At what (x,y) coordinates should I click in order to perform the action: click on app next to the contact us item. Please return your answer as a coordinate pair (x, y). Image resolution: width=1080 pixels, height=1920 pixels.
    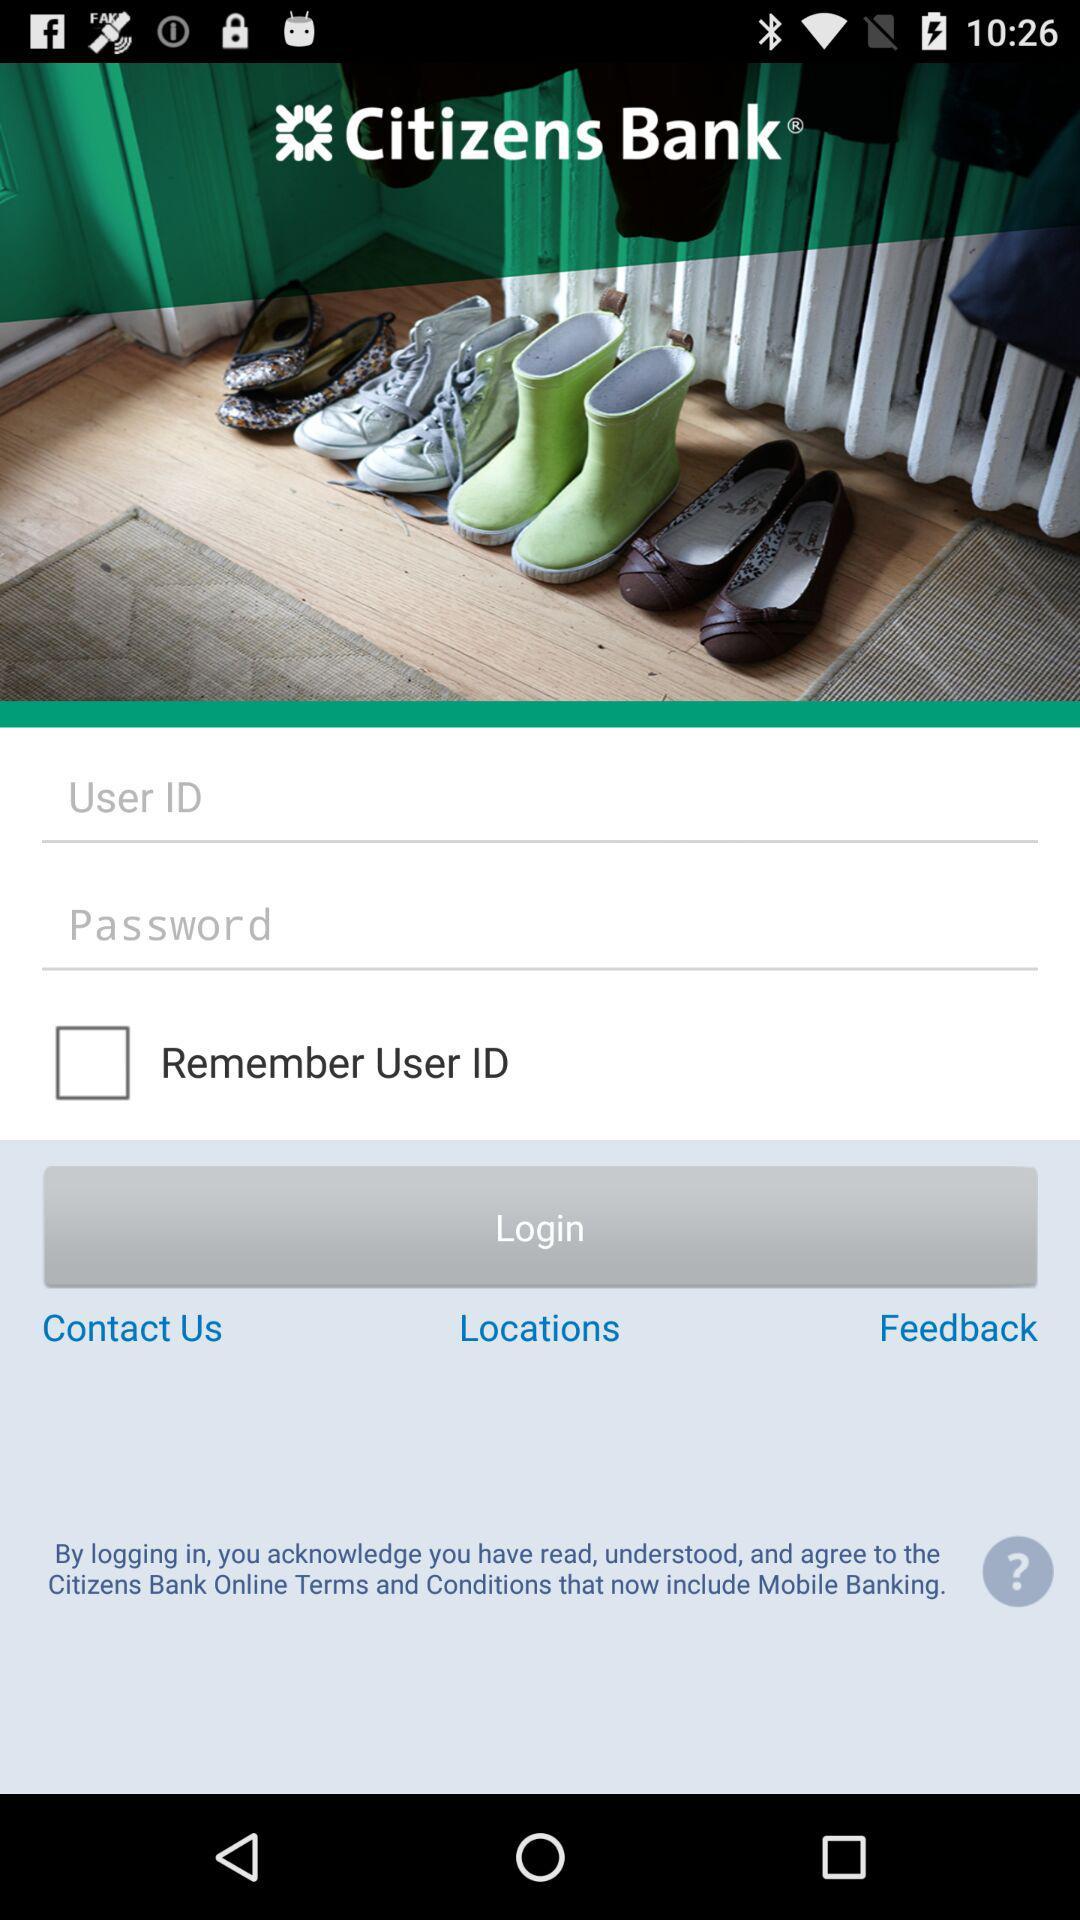
    Looking at the image, I should click on (538, 1326).